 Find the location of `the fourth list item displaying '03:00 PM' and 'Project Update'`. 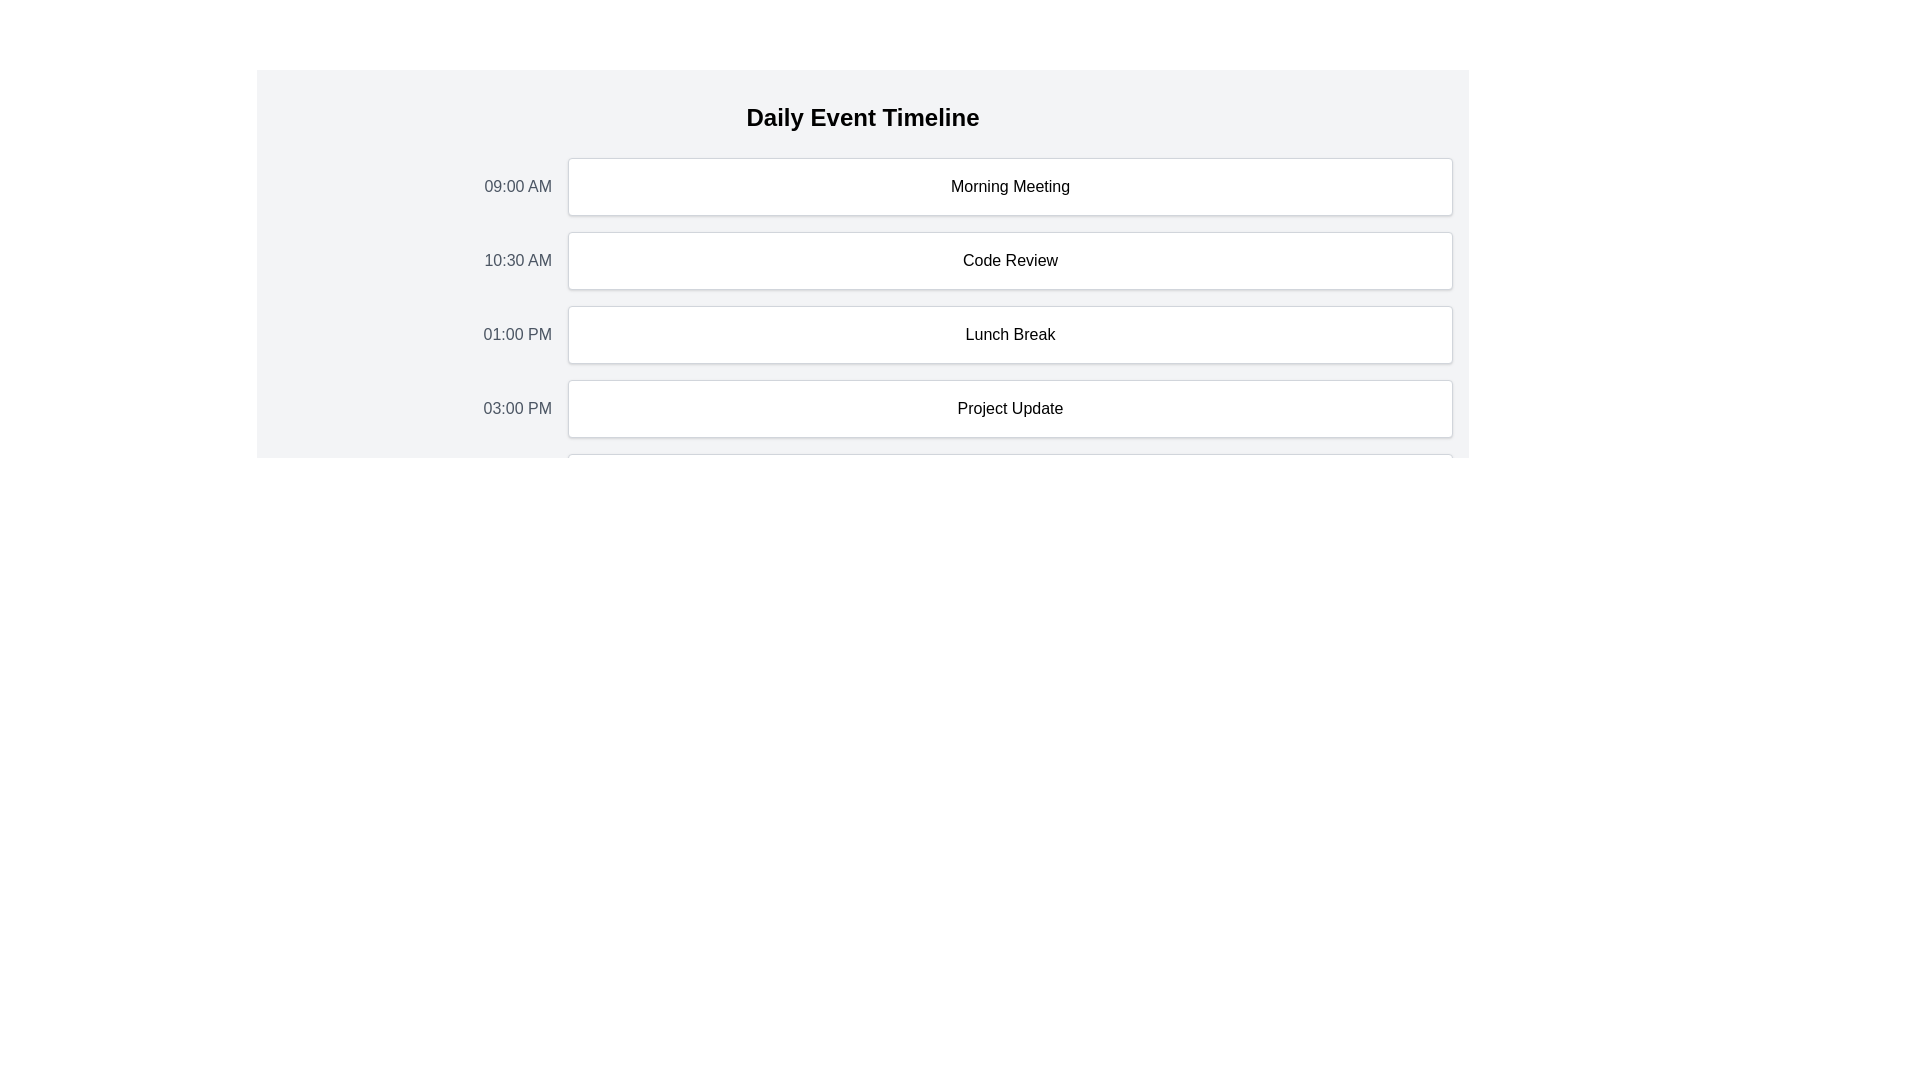

the fourth list item displaying '03:00 PM' and 'Project Update' is located at coordinates (863, 407).